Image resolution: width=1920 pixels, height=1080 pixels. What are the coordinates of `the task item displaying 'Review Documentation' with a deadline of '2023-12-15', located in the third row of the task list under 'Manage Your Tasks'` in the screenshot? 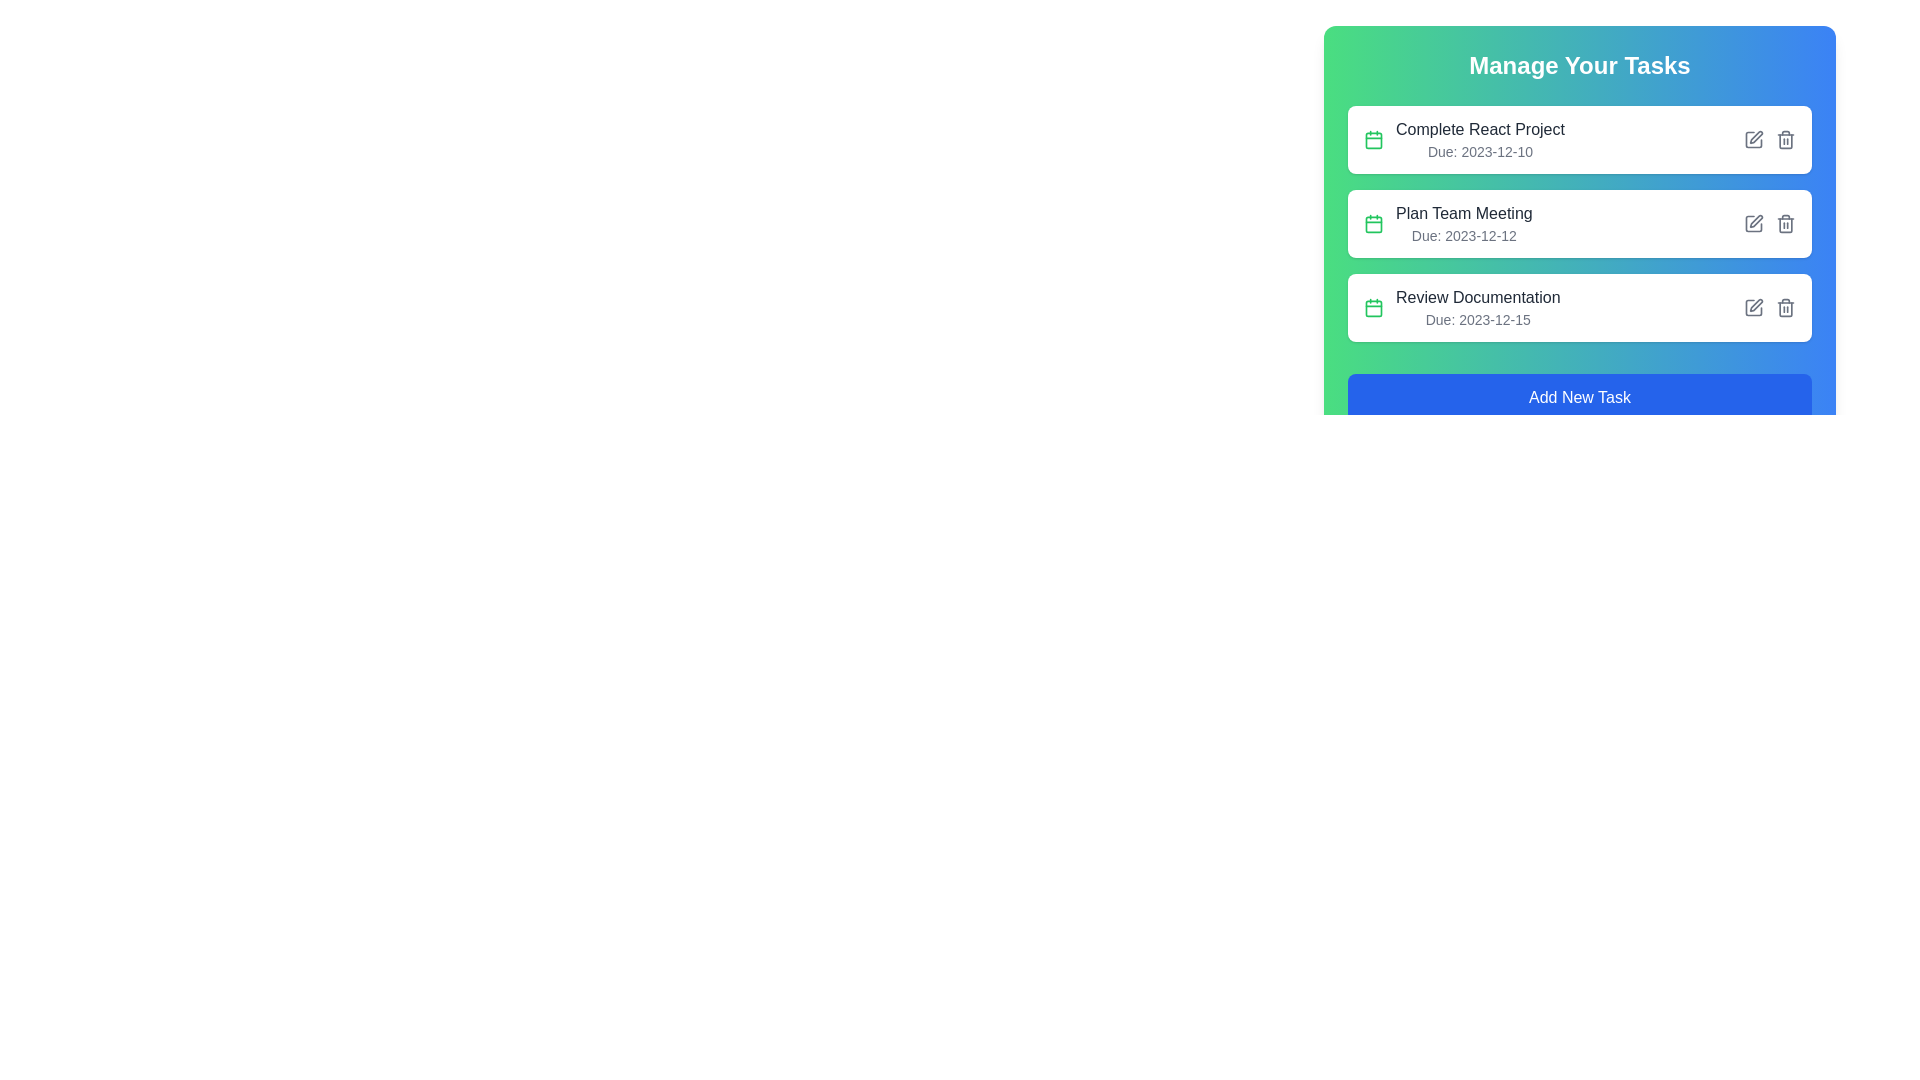 It's located at (1478, 308).